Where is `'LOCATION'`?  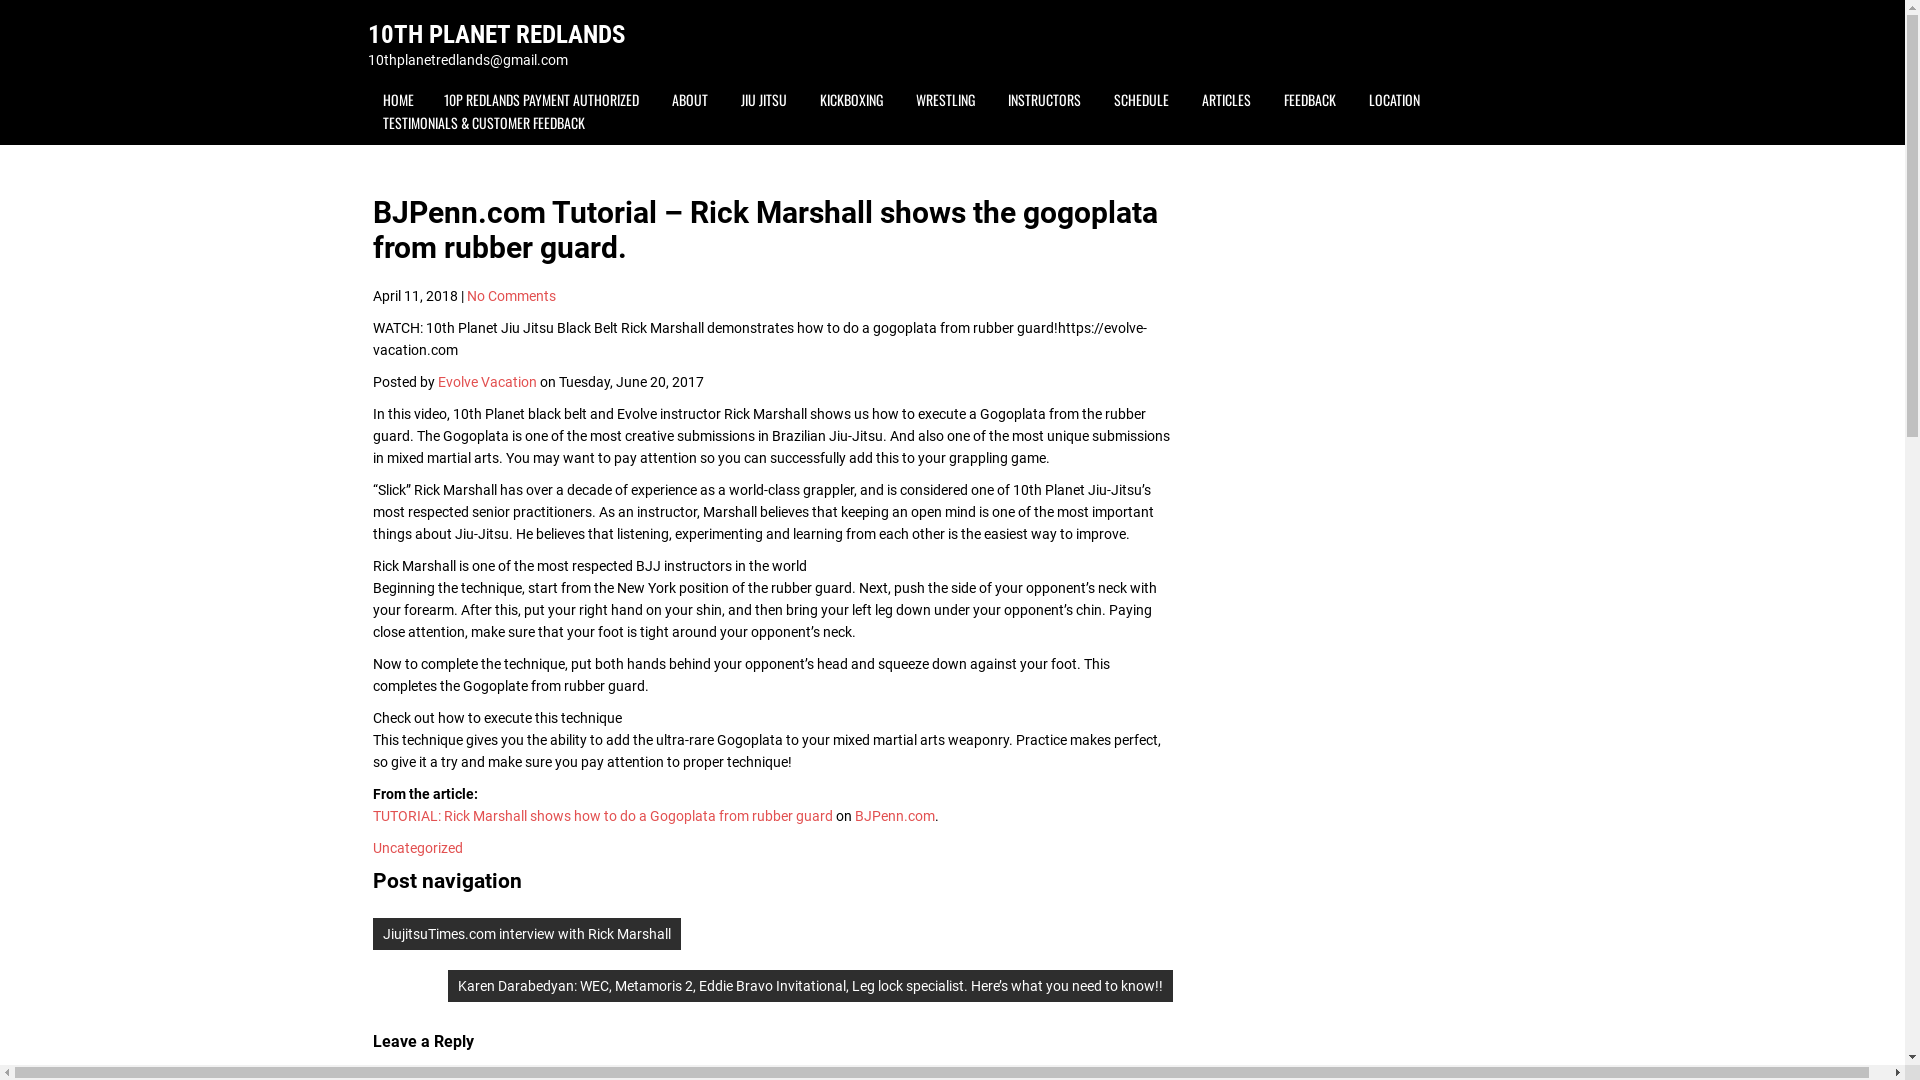
'LOCATION' is located at coordinates (1393, 99).